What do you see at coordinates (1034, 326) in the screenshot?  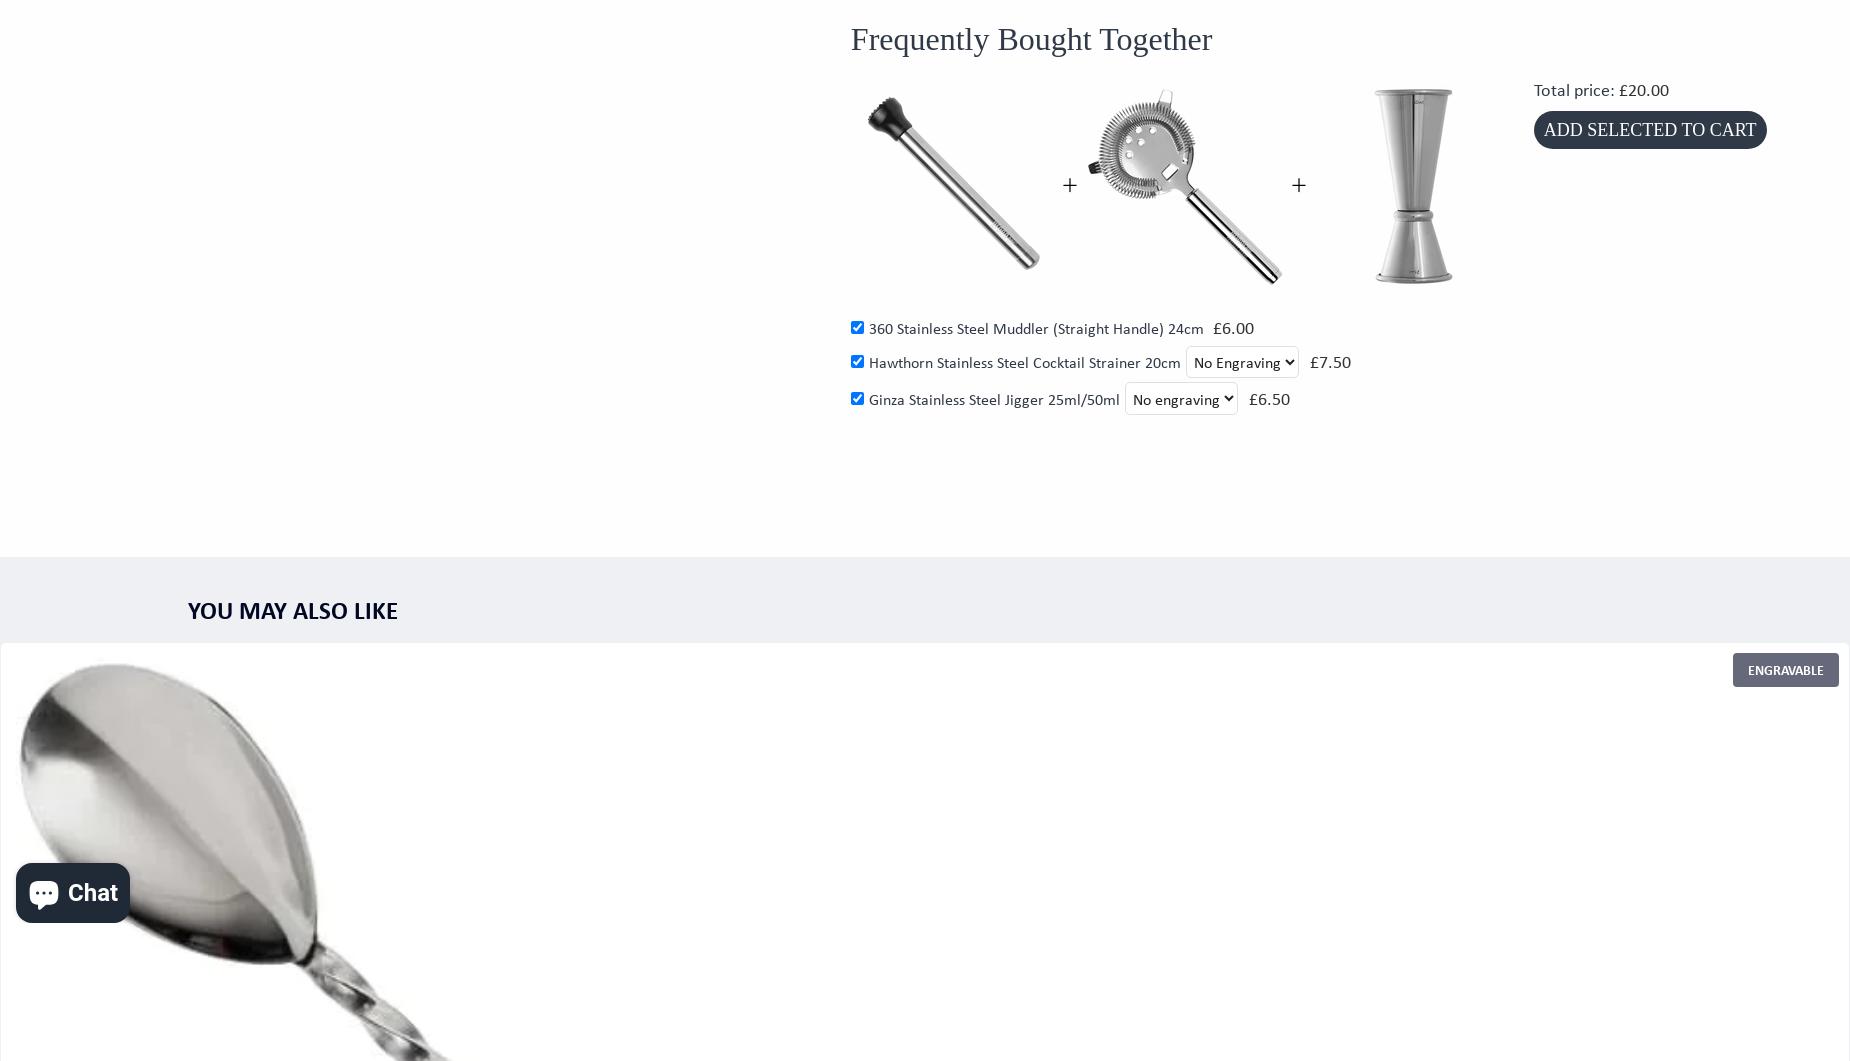 I see `'360 Stainless Steel Muddler (Straight Handle) 24cm'` at bounding box center [1034, 326].